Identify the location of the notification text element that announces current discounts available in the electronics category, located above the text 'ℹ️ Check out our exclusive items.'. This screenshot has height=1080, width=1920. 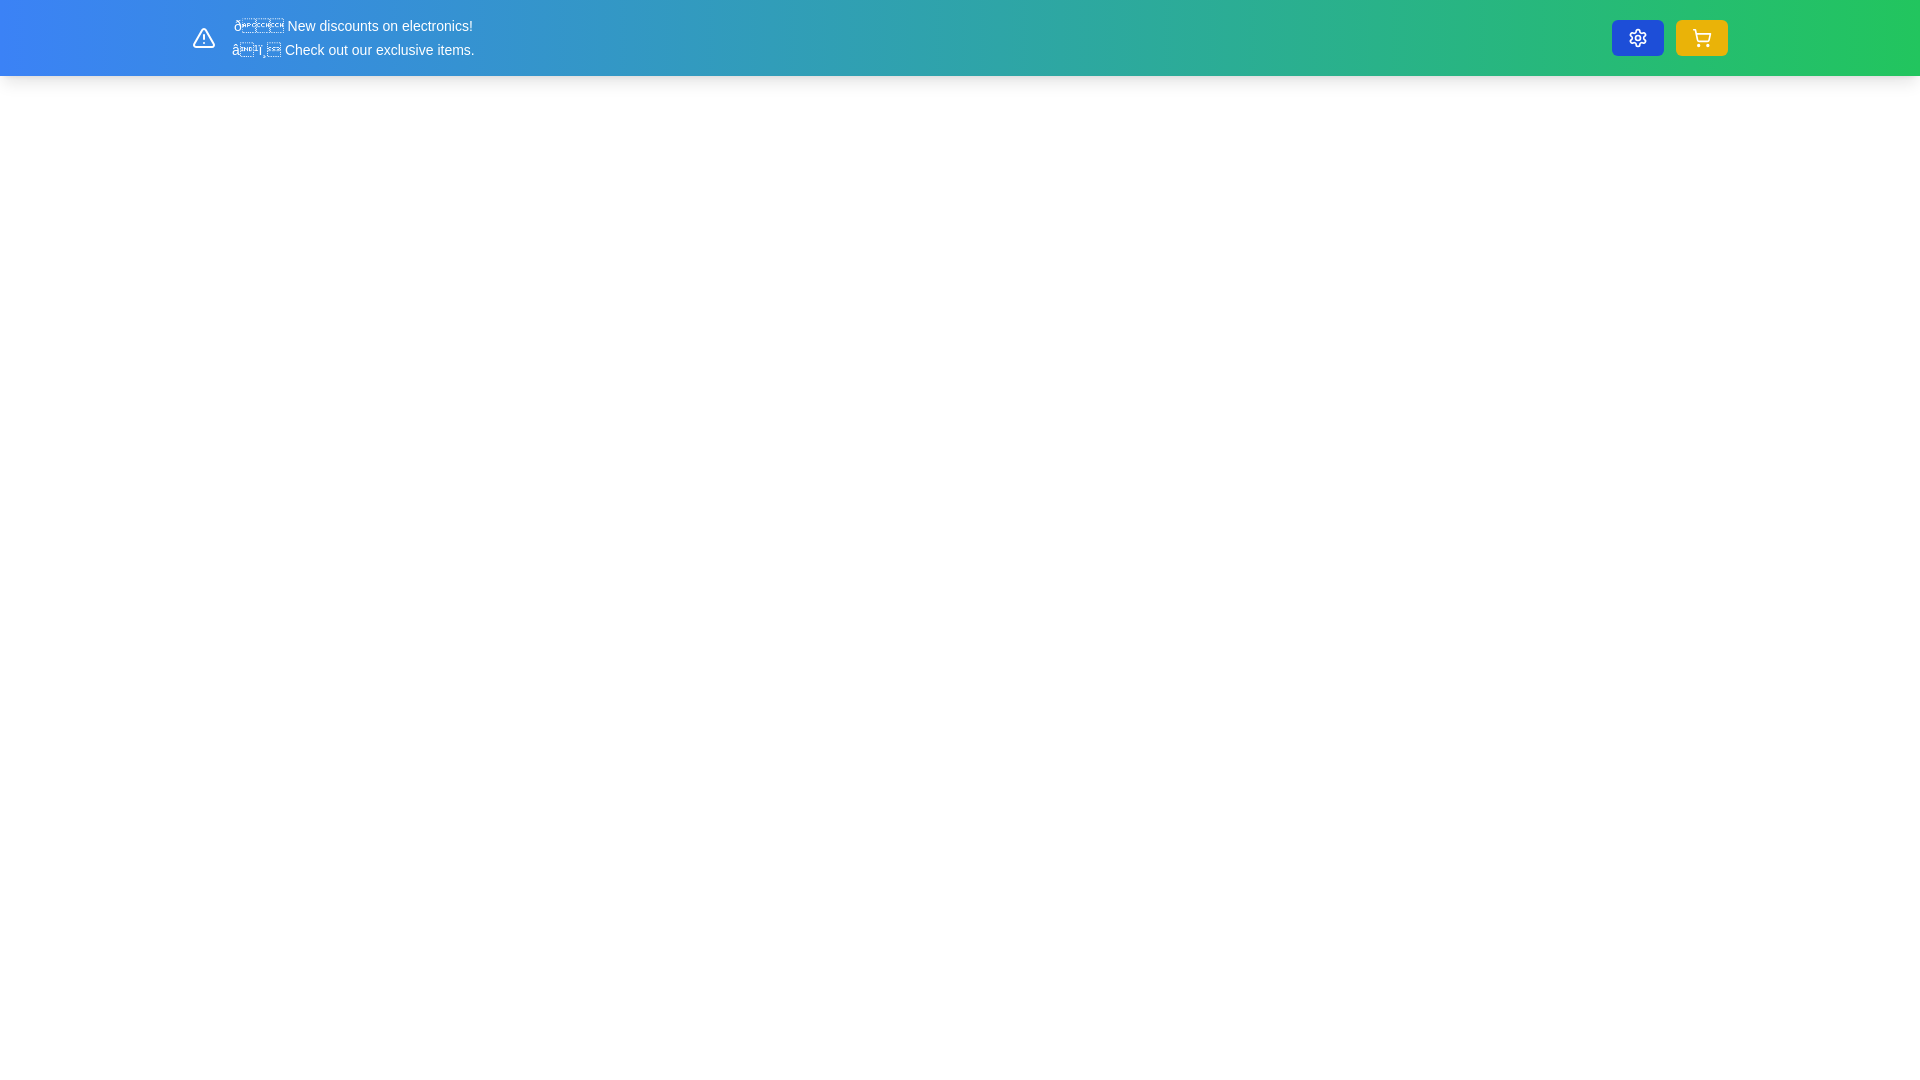
(353, 26).